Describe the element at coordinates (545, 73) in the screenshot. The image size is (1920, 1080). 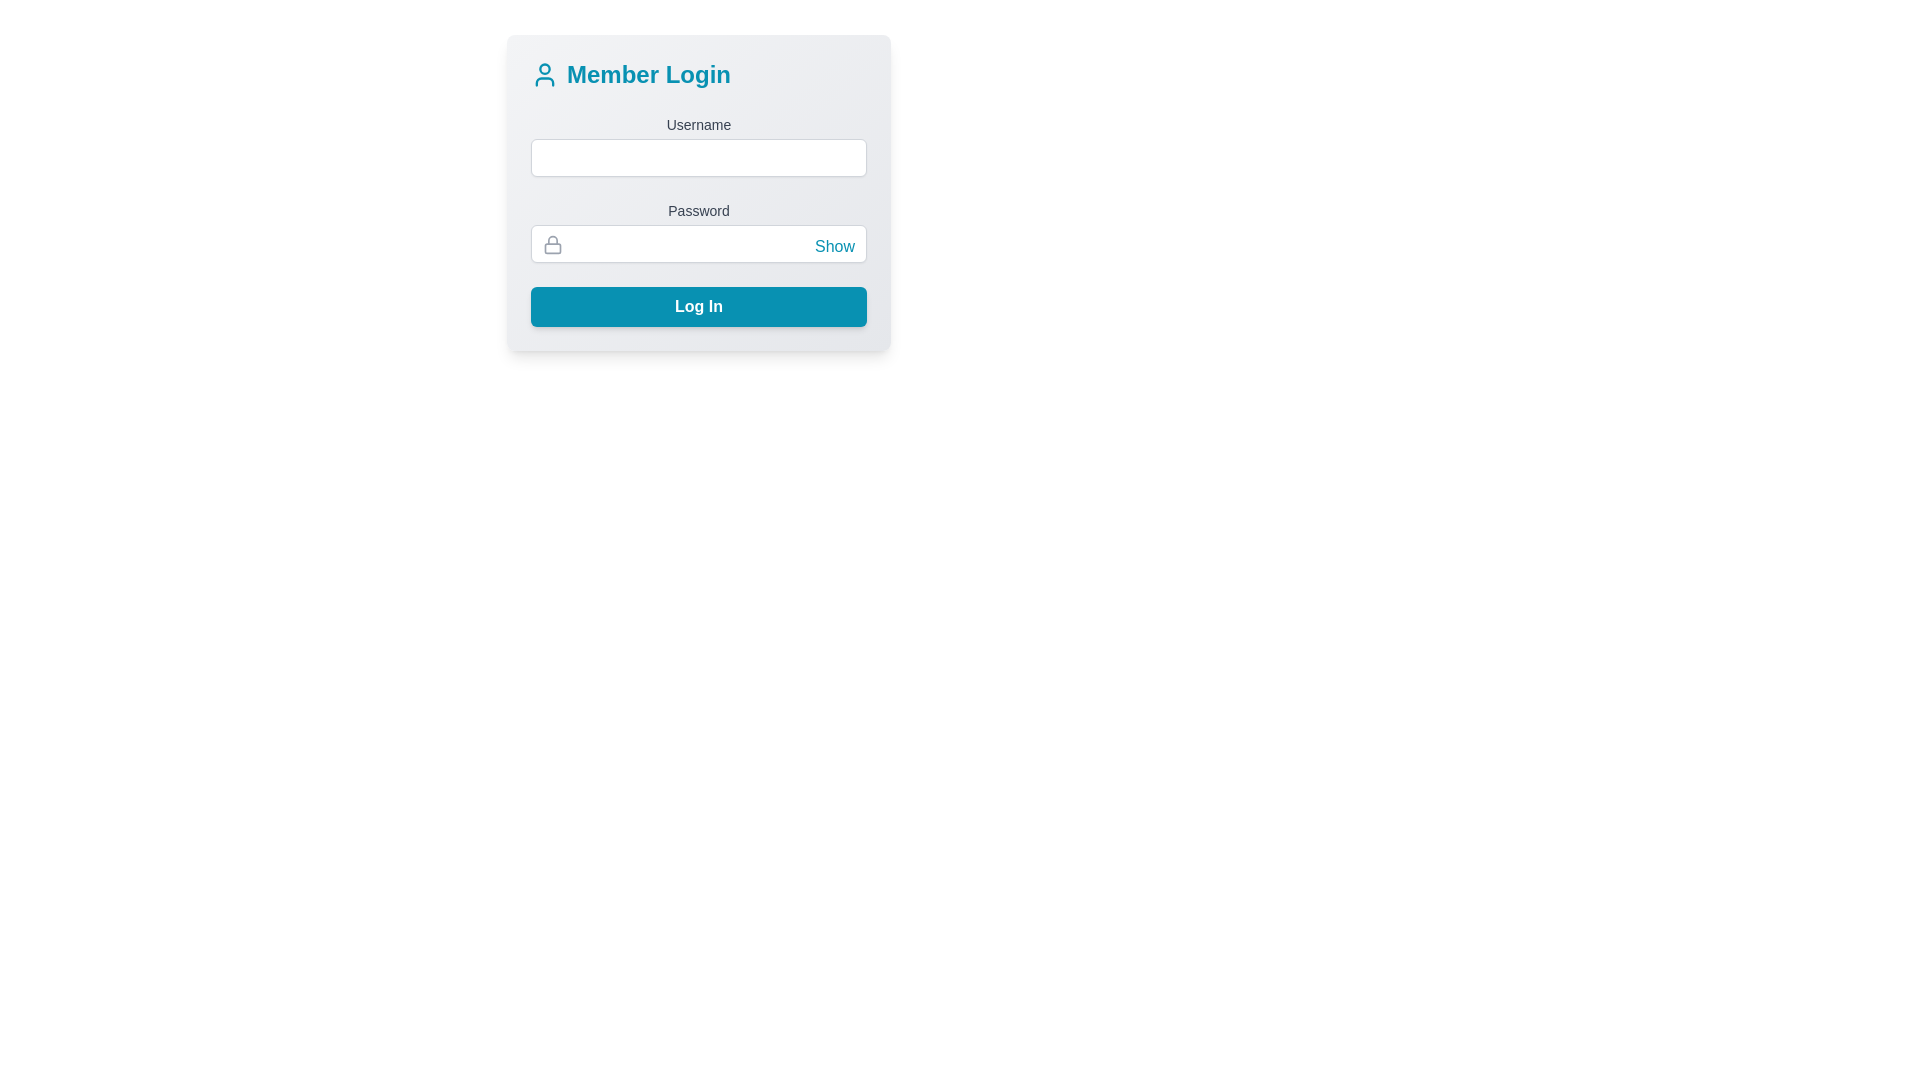
I see `the user-related functionality icon located to the left of the 'Member Login' text, which is centered vertically and horizontally aligned with the text in the header group of the login form` at that location.